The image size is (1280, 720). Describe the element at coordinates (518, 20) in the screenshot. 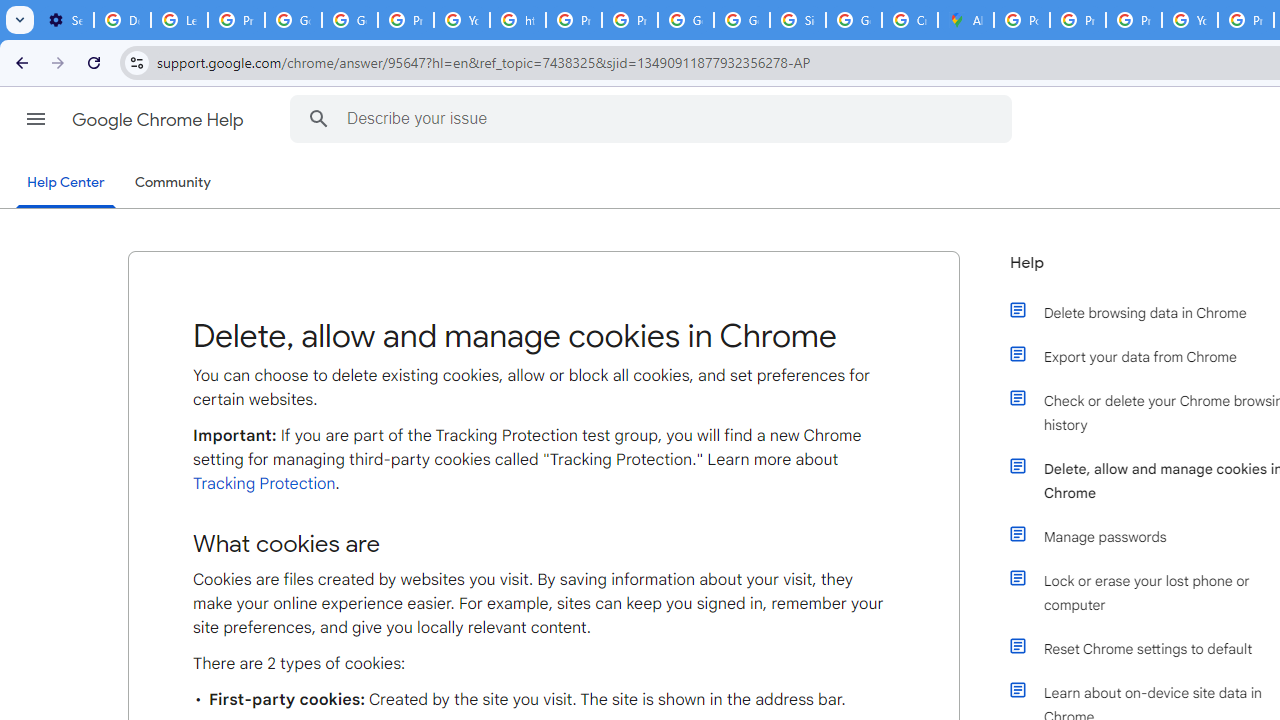

I see `'https://scholar.google.com/'` at that location.